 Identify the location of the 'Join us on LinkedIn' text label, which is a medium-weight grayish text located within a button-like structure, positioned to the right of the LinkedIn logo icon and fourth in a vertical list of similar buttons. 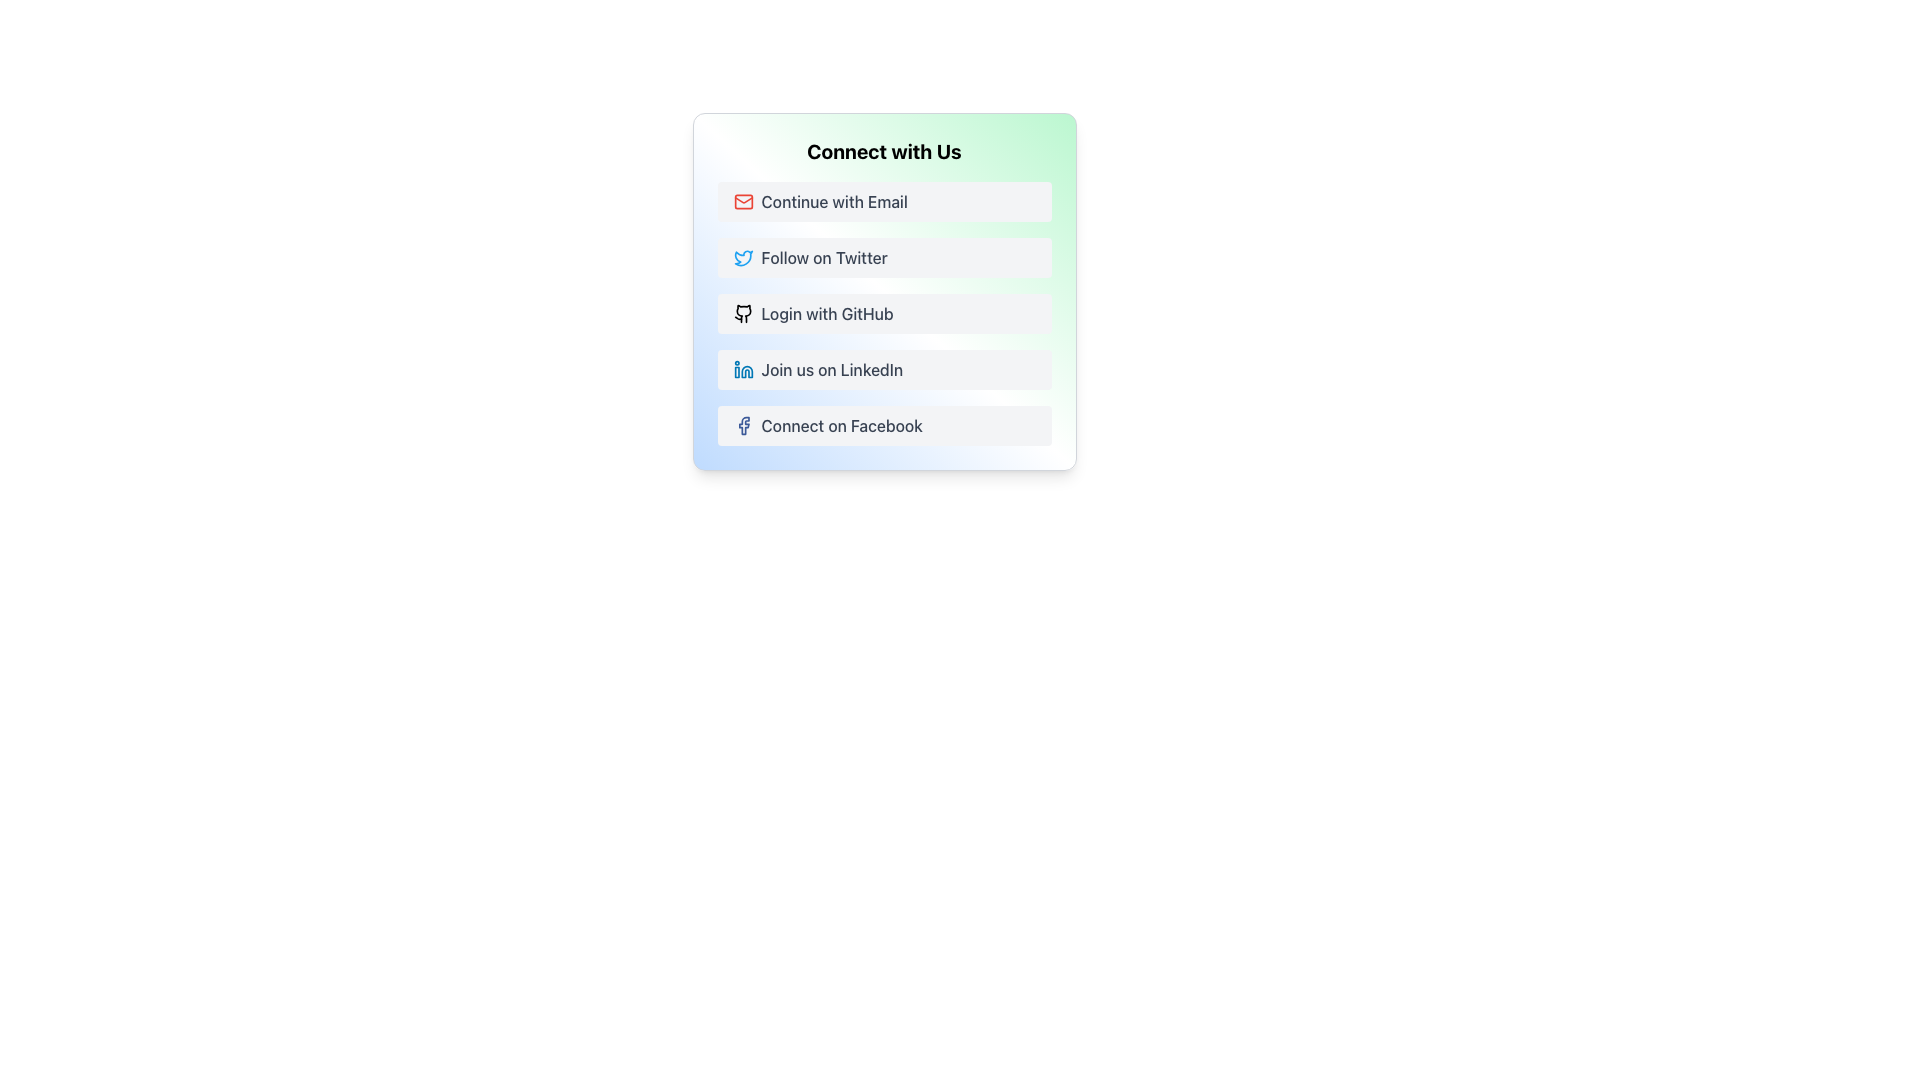
(832, 370).